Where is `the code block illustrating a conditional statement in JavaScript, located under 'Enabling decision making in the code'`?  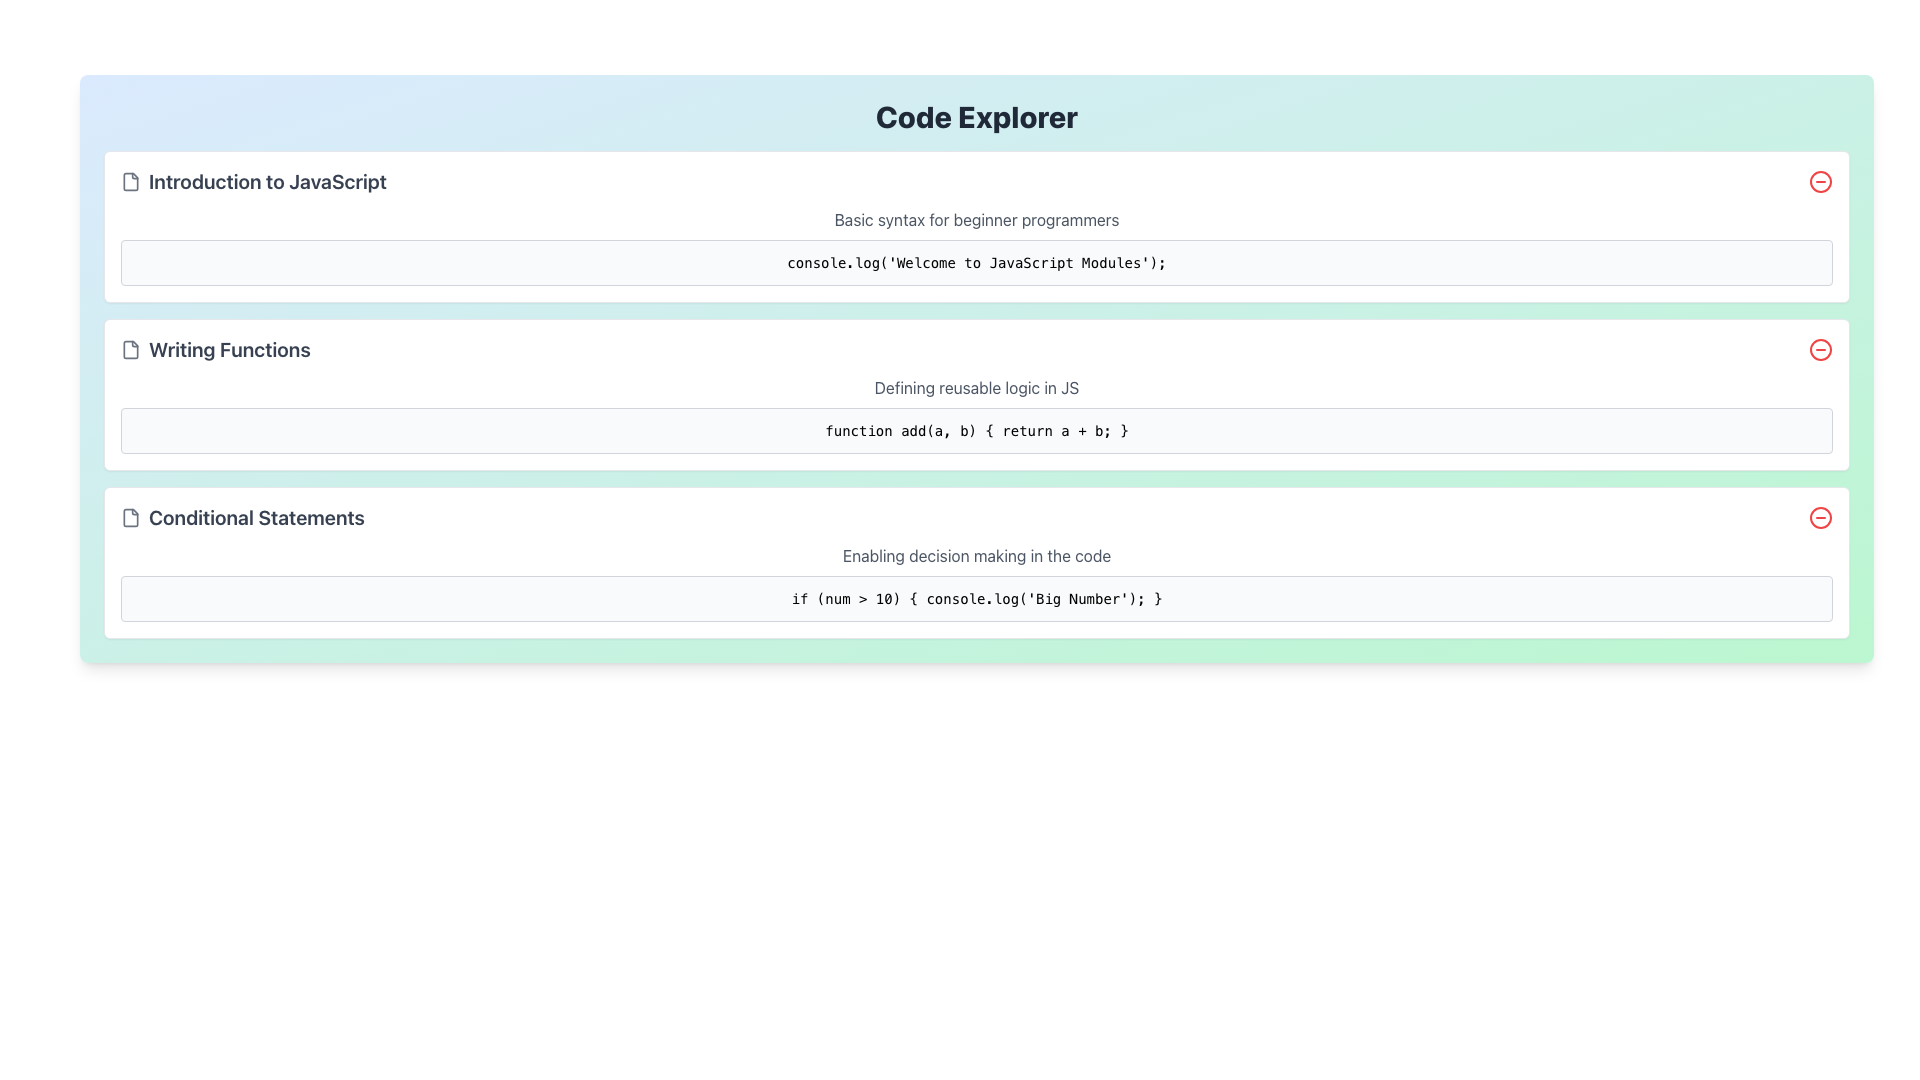
the code block illustrating a conditional statement in JavaScript, located under 'Enabling decision making in the code' is located at coordinates (977, 597).